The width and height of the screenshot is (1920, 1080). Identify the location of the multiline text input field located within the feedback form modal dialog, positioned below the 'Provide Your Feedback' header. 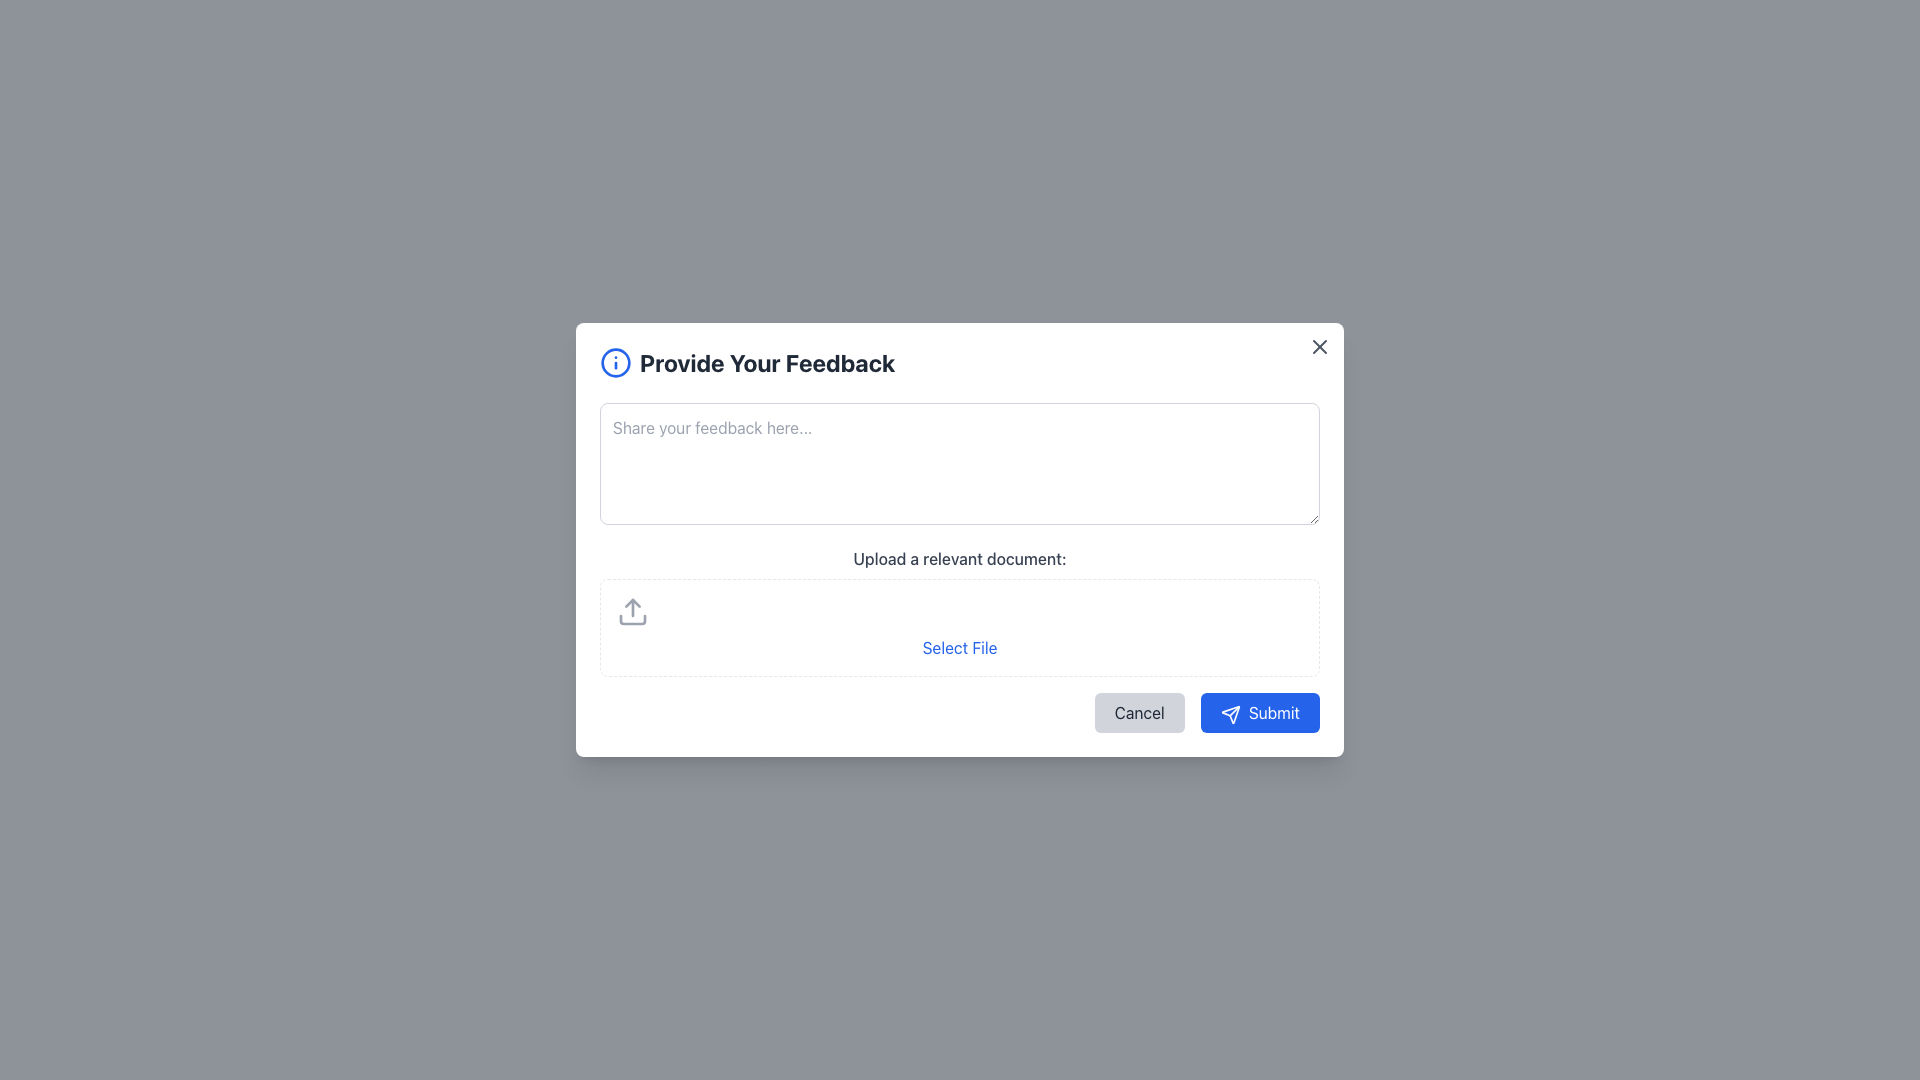
(960, 463).